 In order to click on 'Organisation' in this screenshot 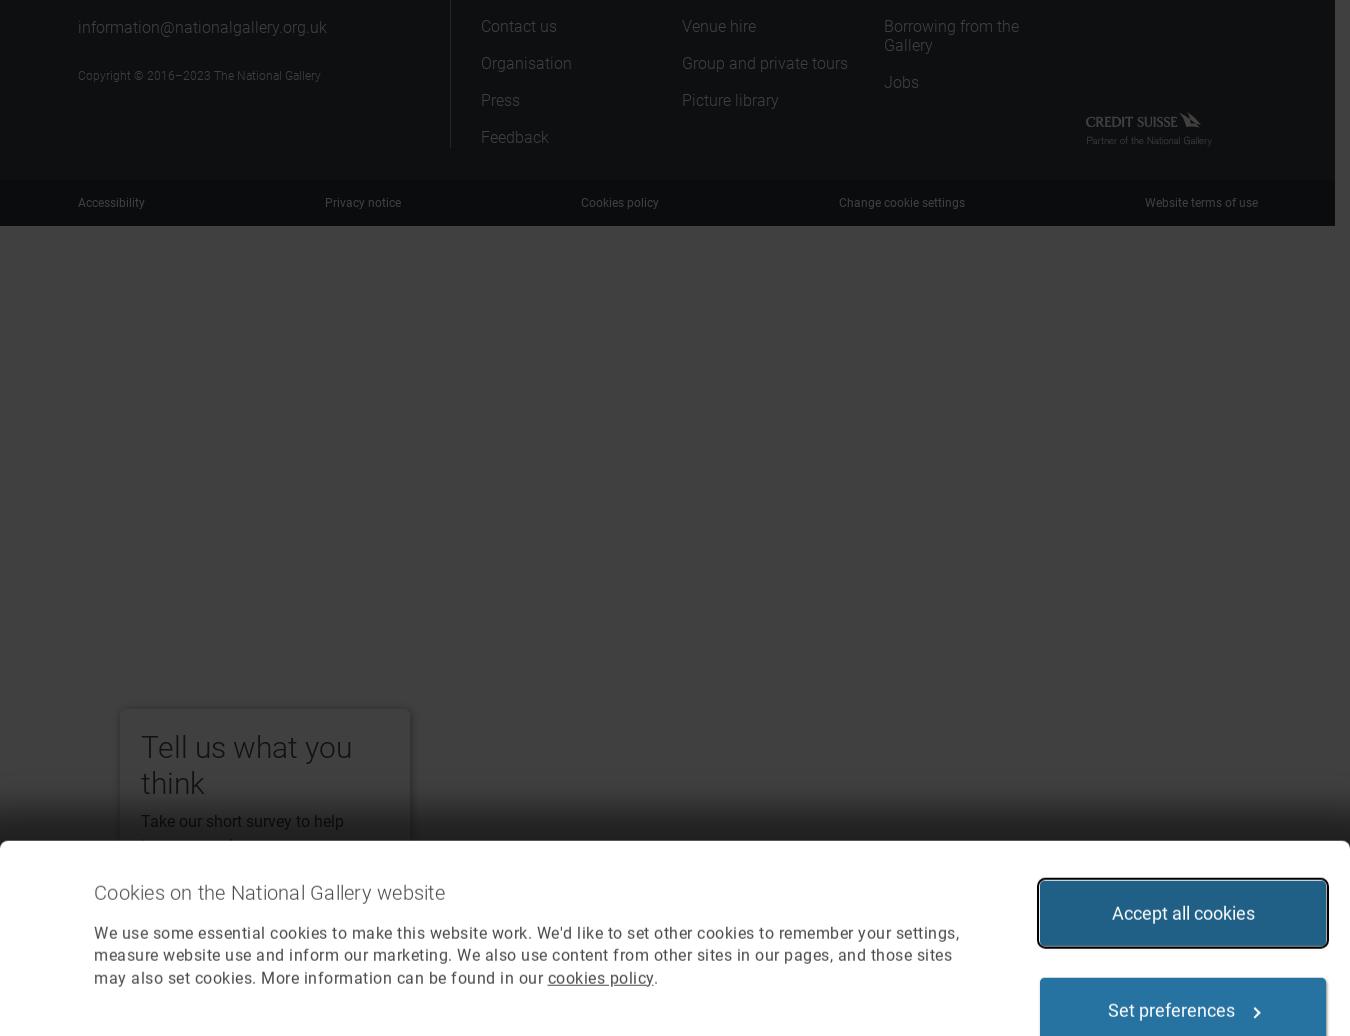, I will do `click(524, 62)`.